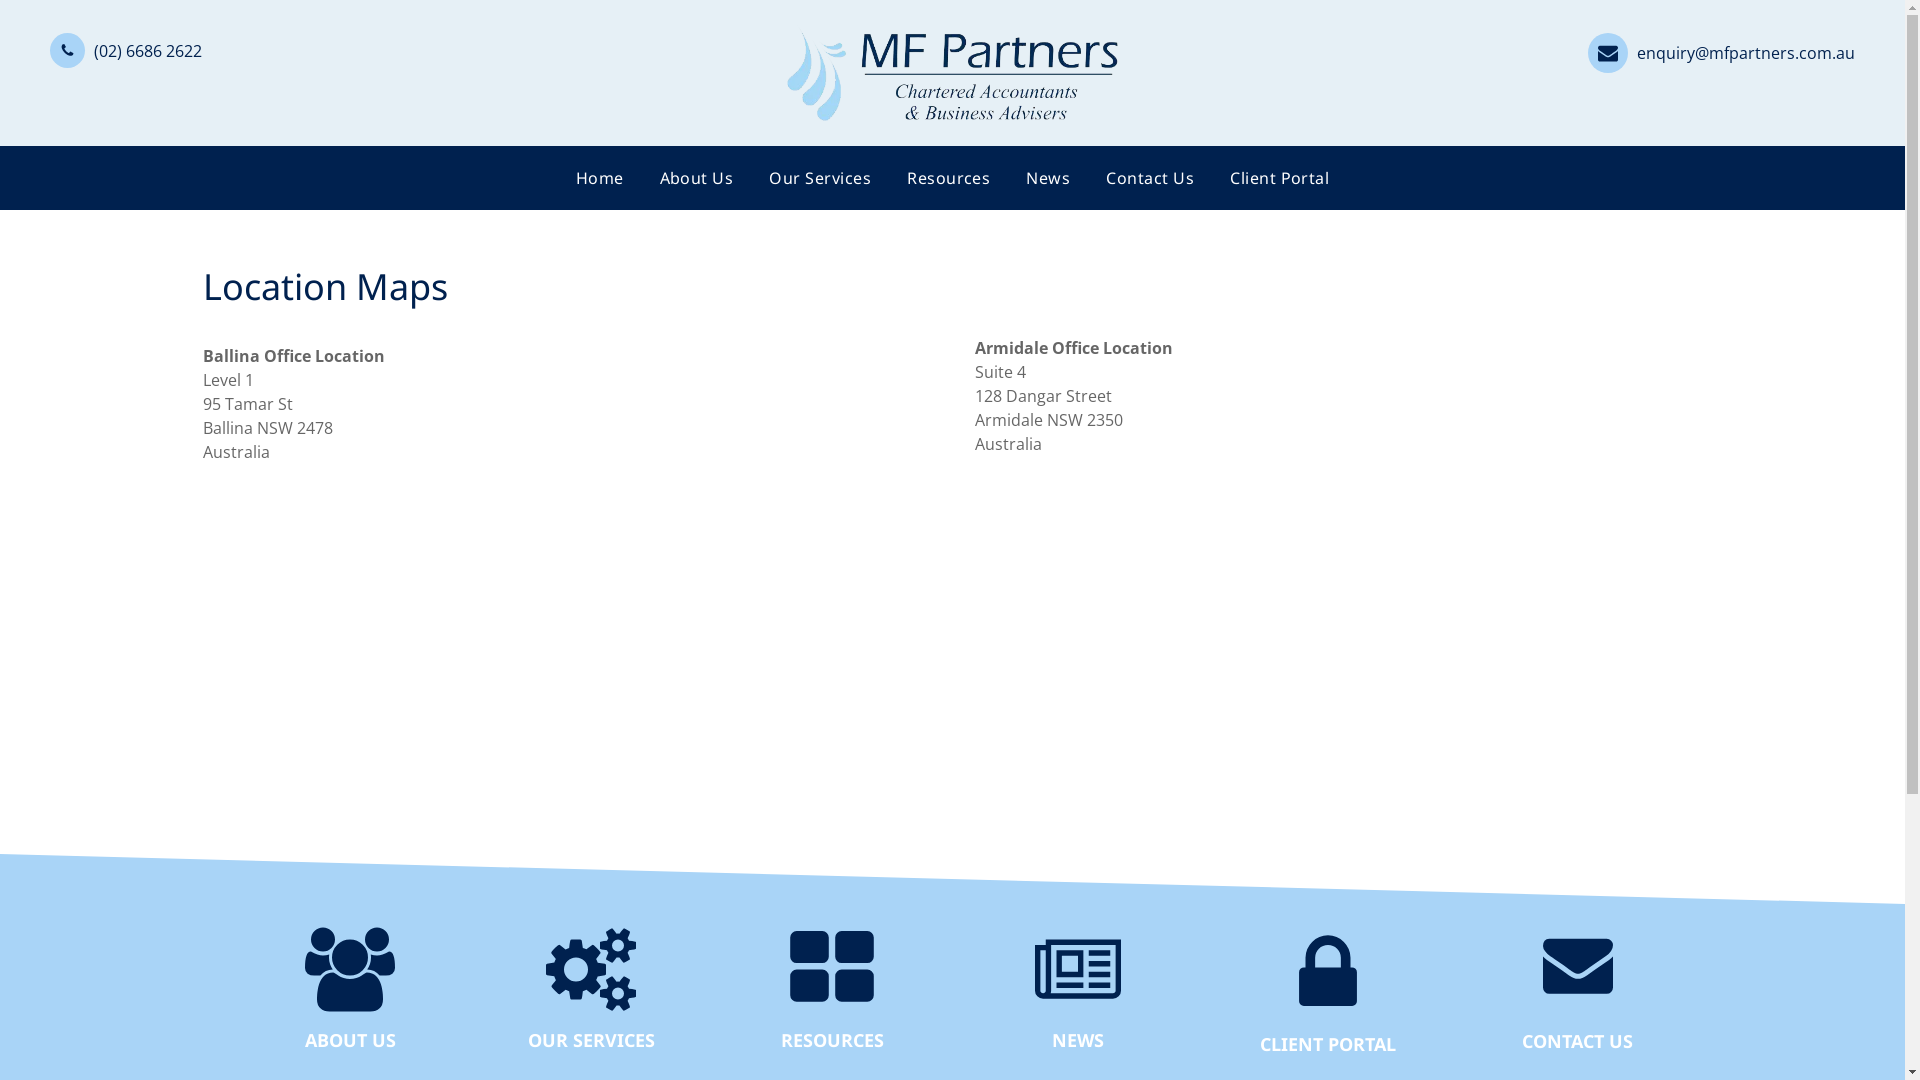 The width and height of the screenshot is (1920, 1080). What do you see at coordinates (1576, 1039) in the screenshot?
I see `'CONTACT US'` at bounding box center [1576, 1039].